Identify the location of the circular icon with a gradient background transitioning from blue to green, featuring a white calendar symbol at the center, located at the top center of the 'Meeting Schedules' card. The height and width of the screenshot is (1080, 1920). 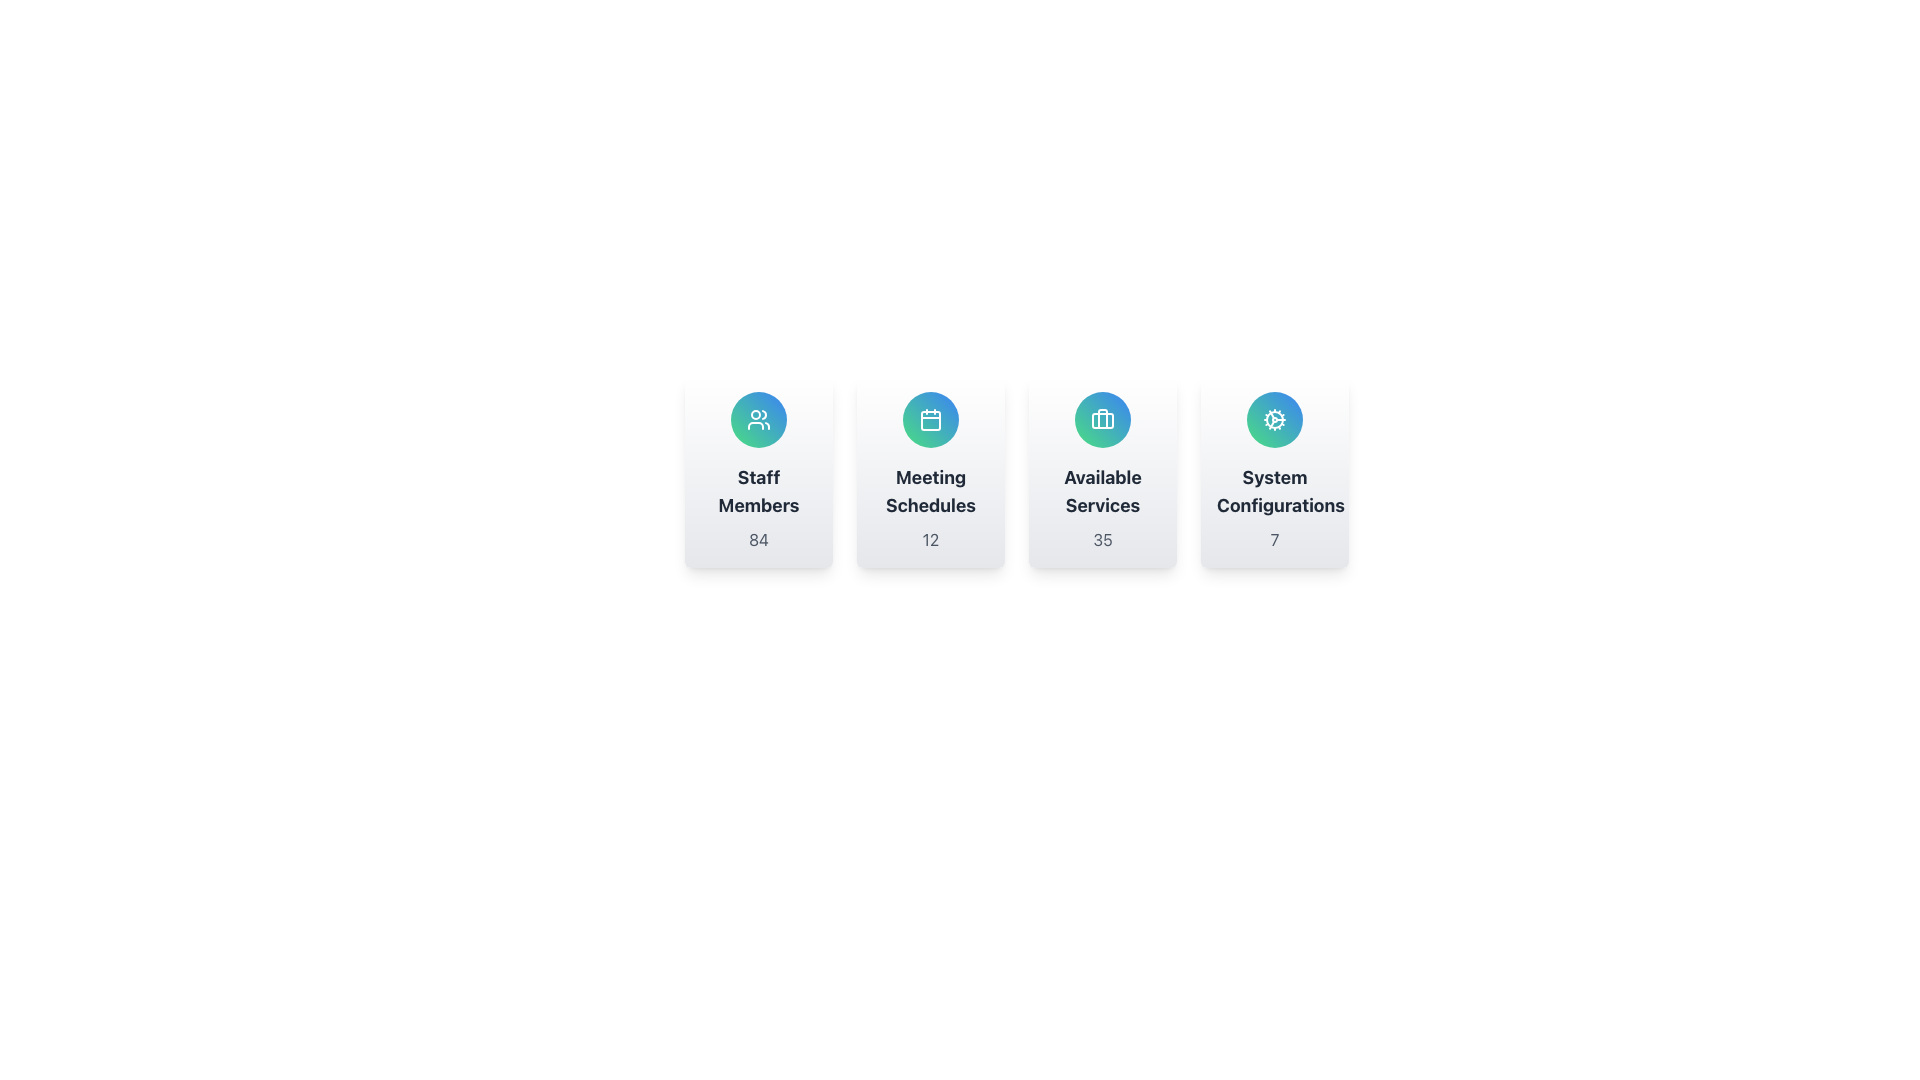
(930, 419).